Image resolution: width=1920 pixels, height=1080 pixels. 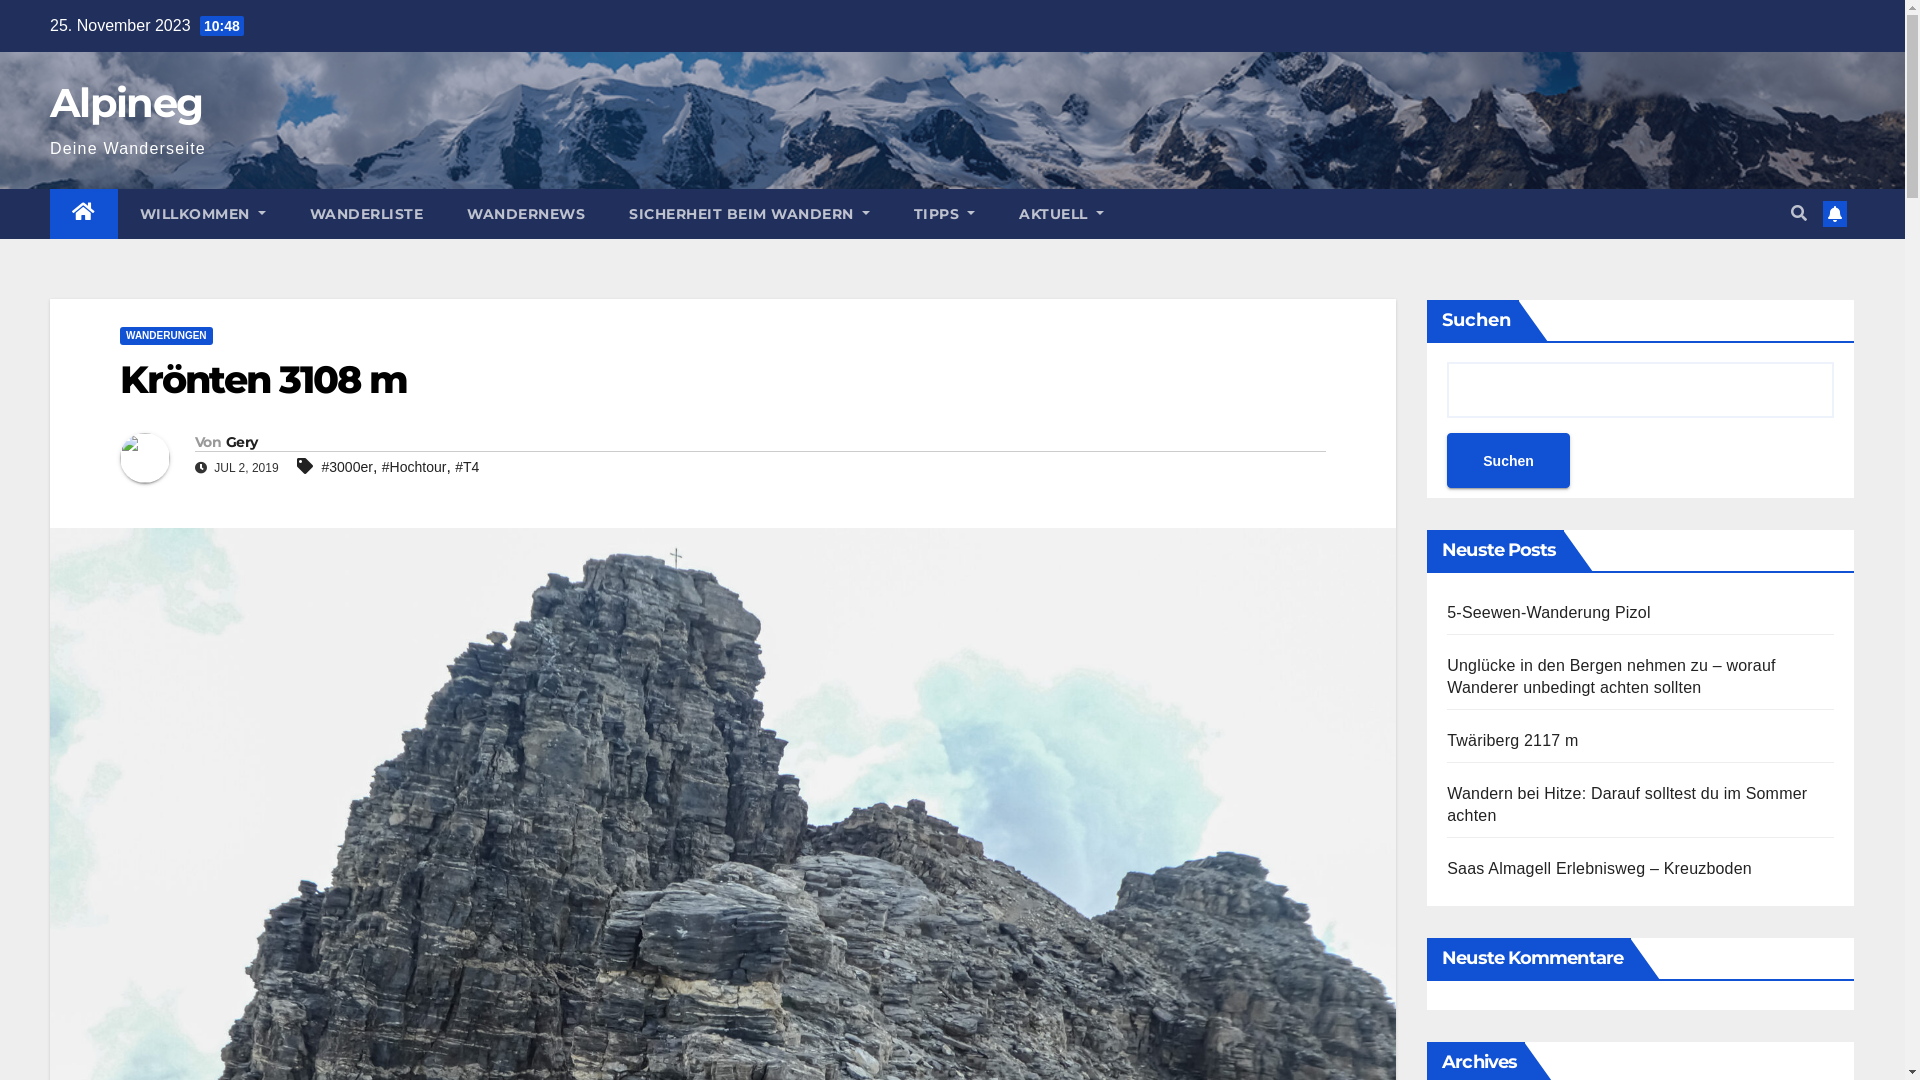 I want to click on 'AKTUELL', so click(x=1060, y=213).